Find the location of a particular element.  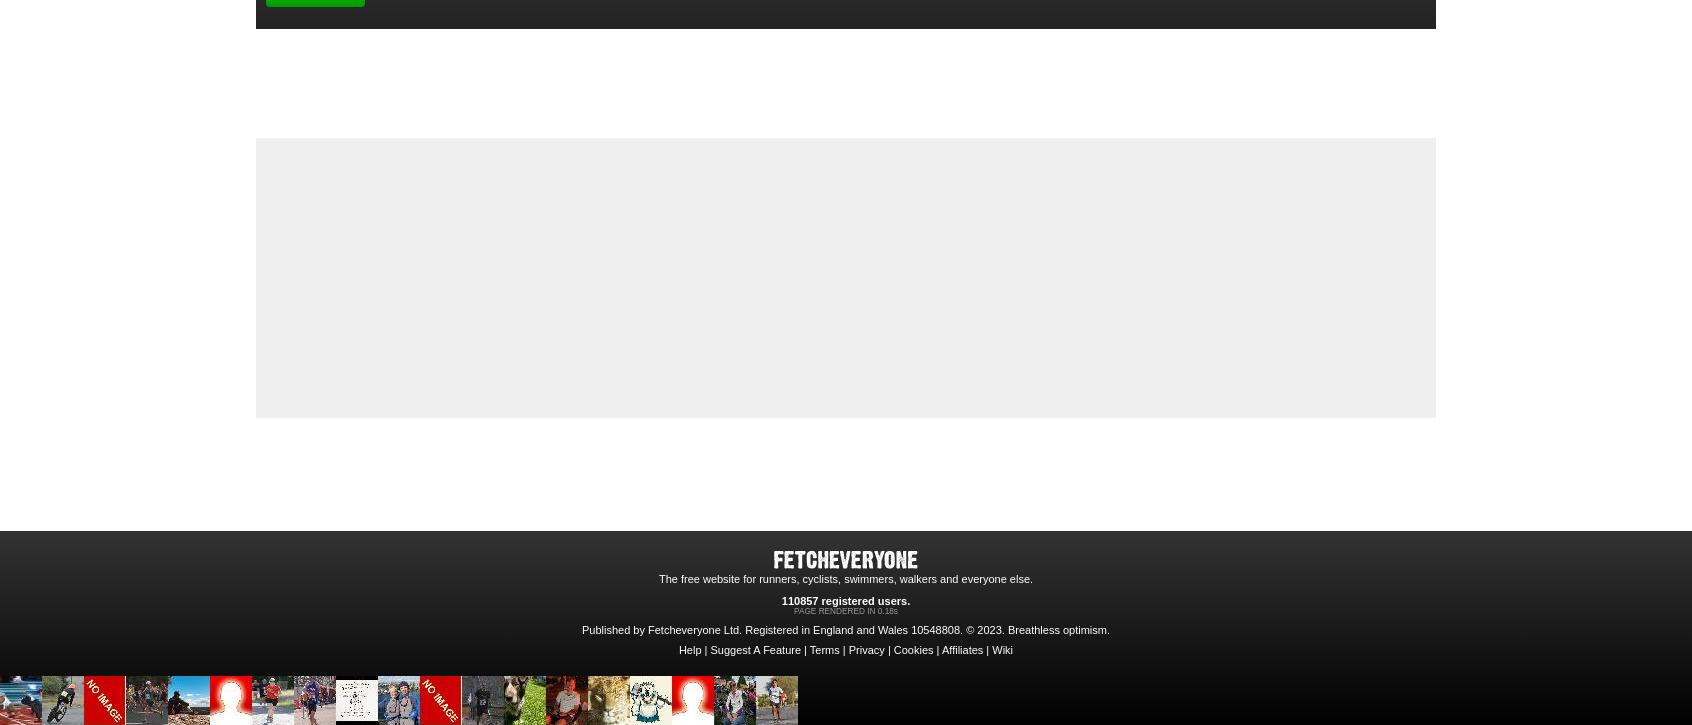

'PAGE RENDERED IN 0.18s' is located at coordinates (845, 610).